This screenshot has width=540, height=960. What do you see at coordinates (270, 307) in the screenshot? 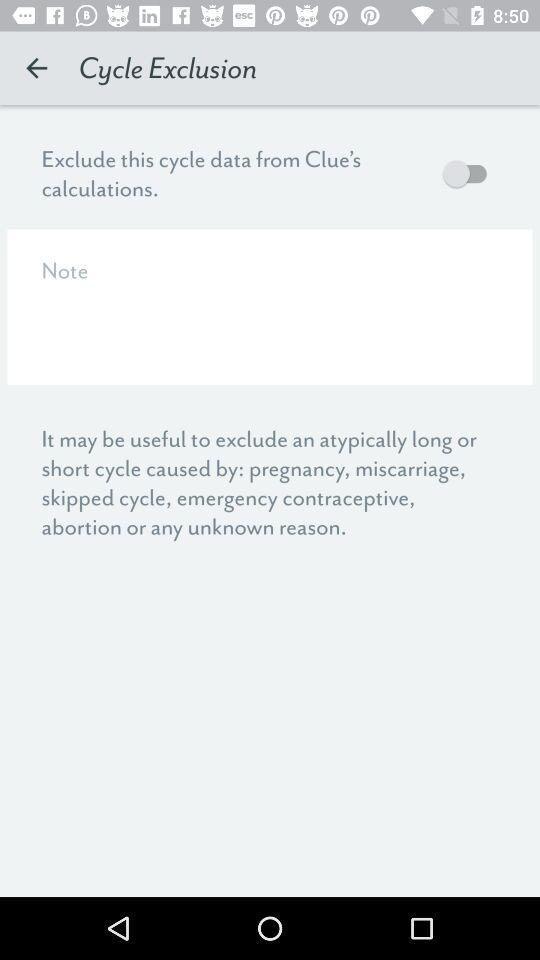
I see `a note` at bounding box center [270, 307].